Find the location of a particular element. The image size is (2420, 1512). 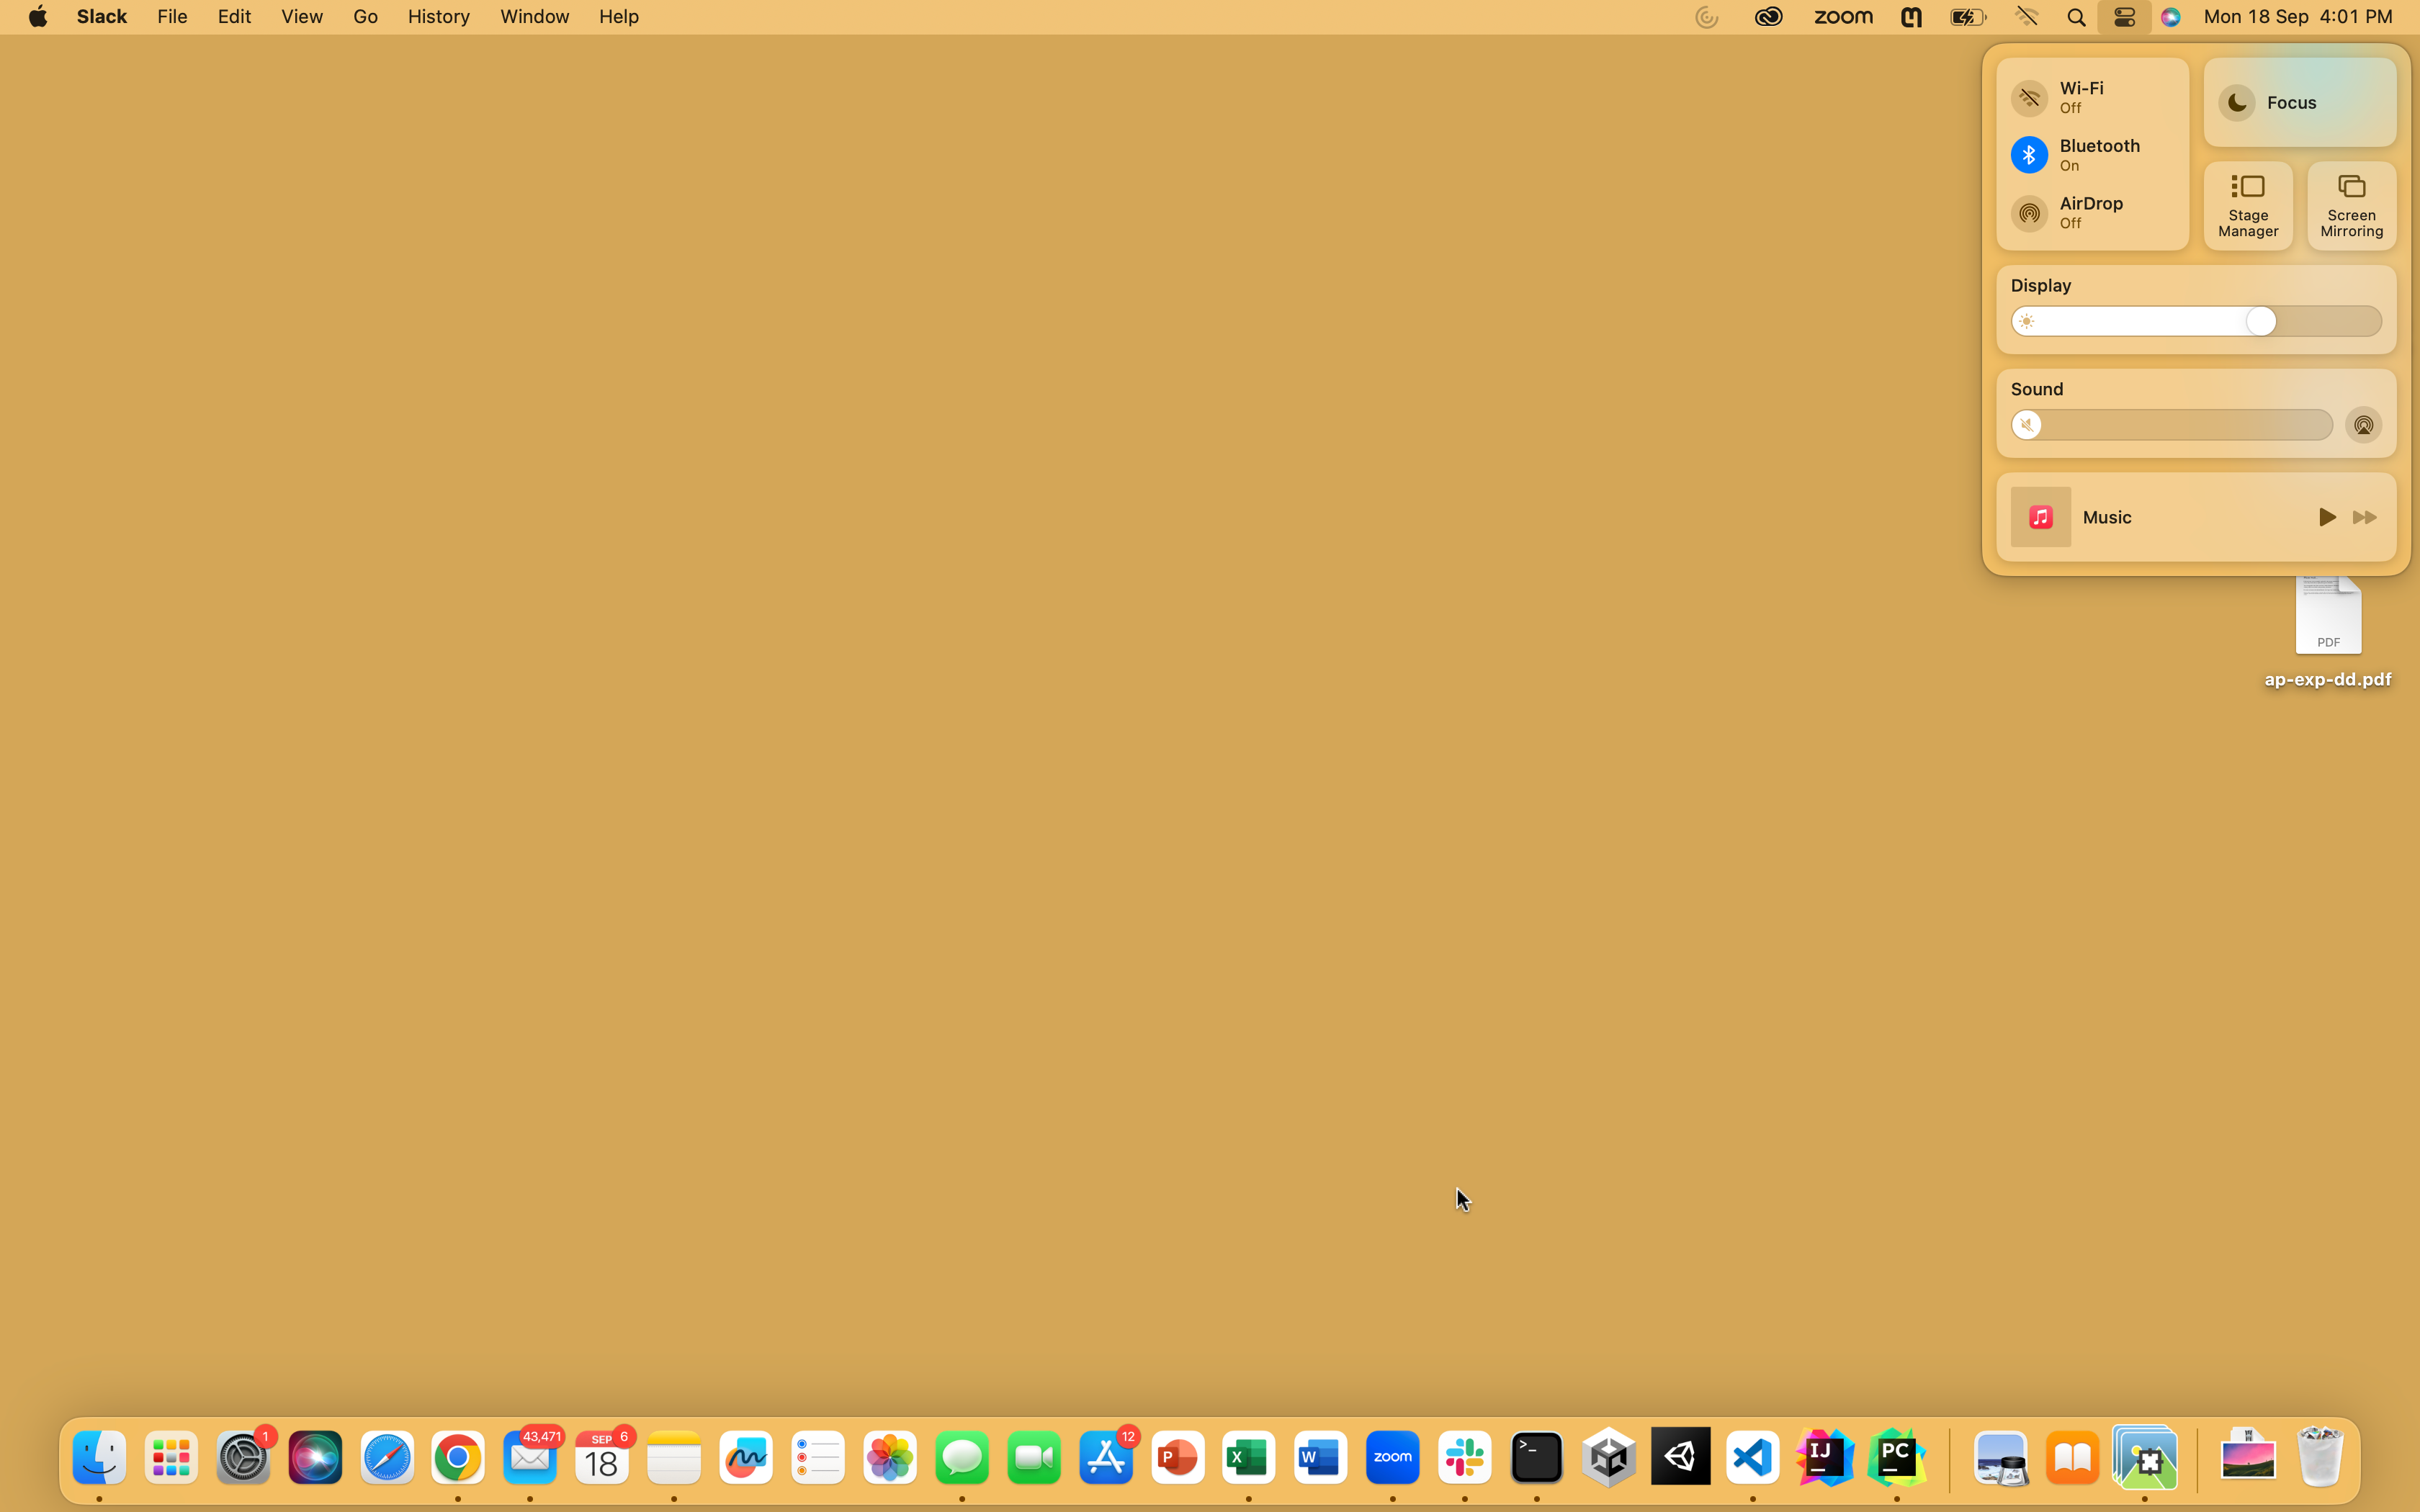

screen mirroring function is located at coordinates (2349, 205).